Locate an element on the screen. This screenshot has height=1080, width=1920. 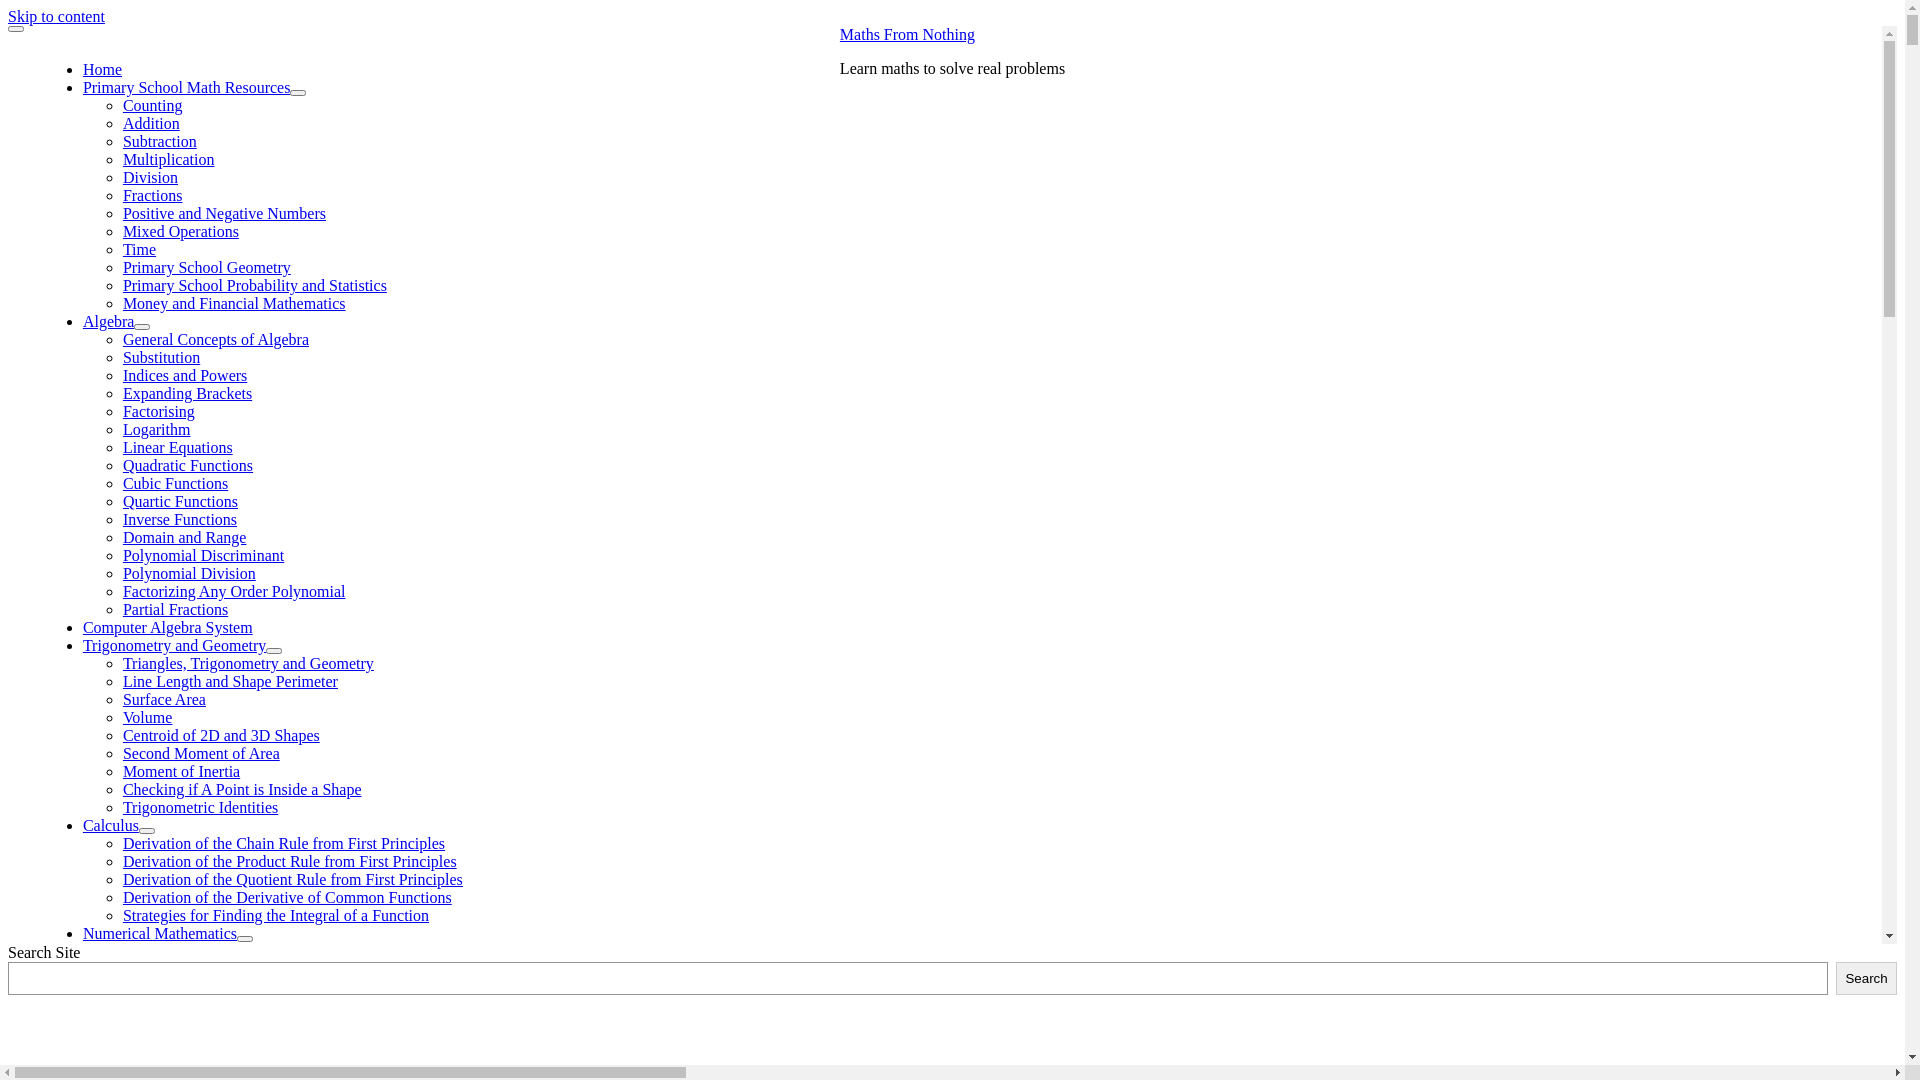
'Linear Equations' is located at coordinates (177, 446).